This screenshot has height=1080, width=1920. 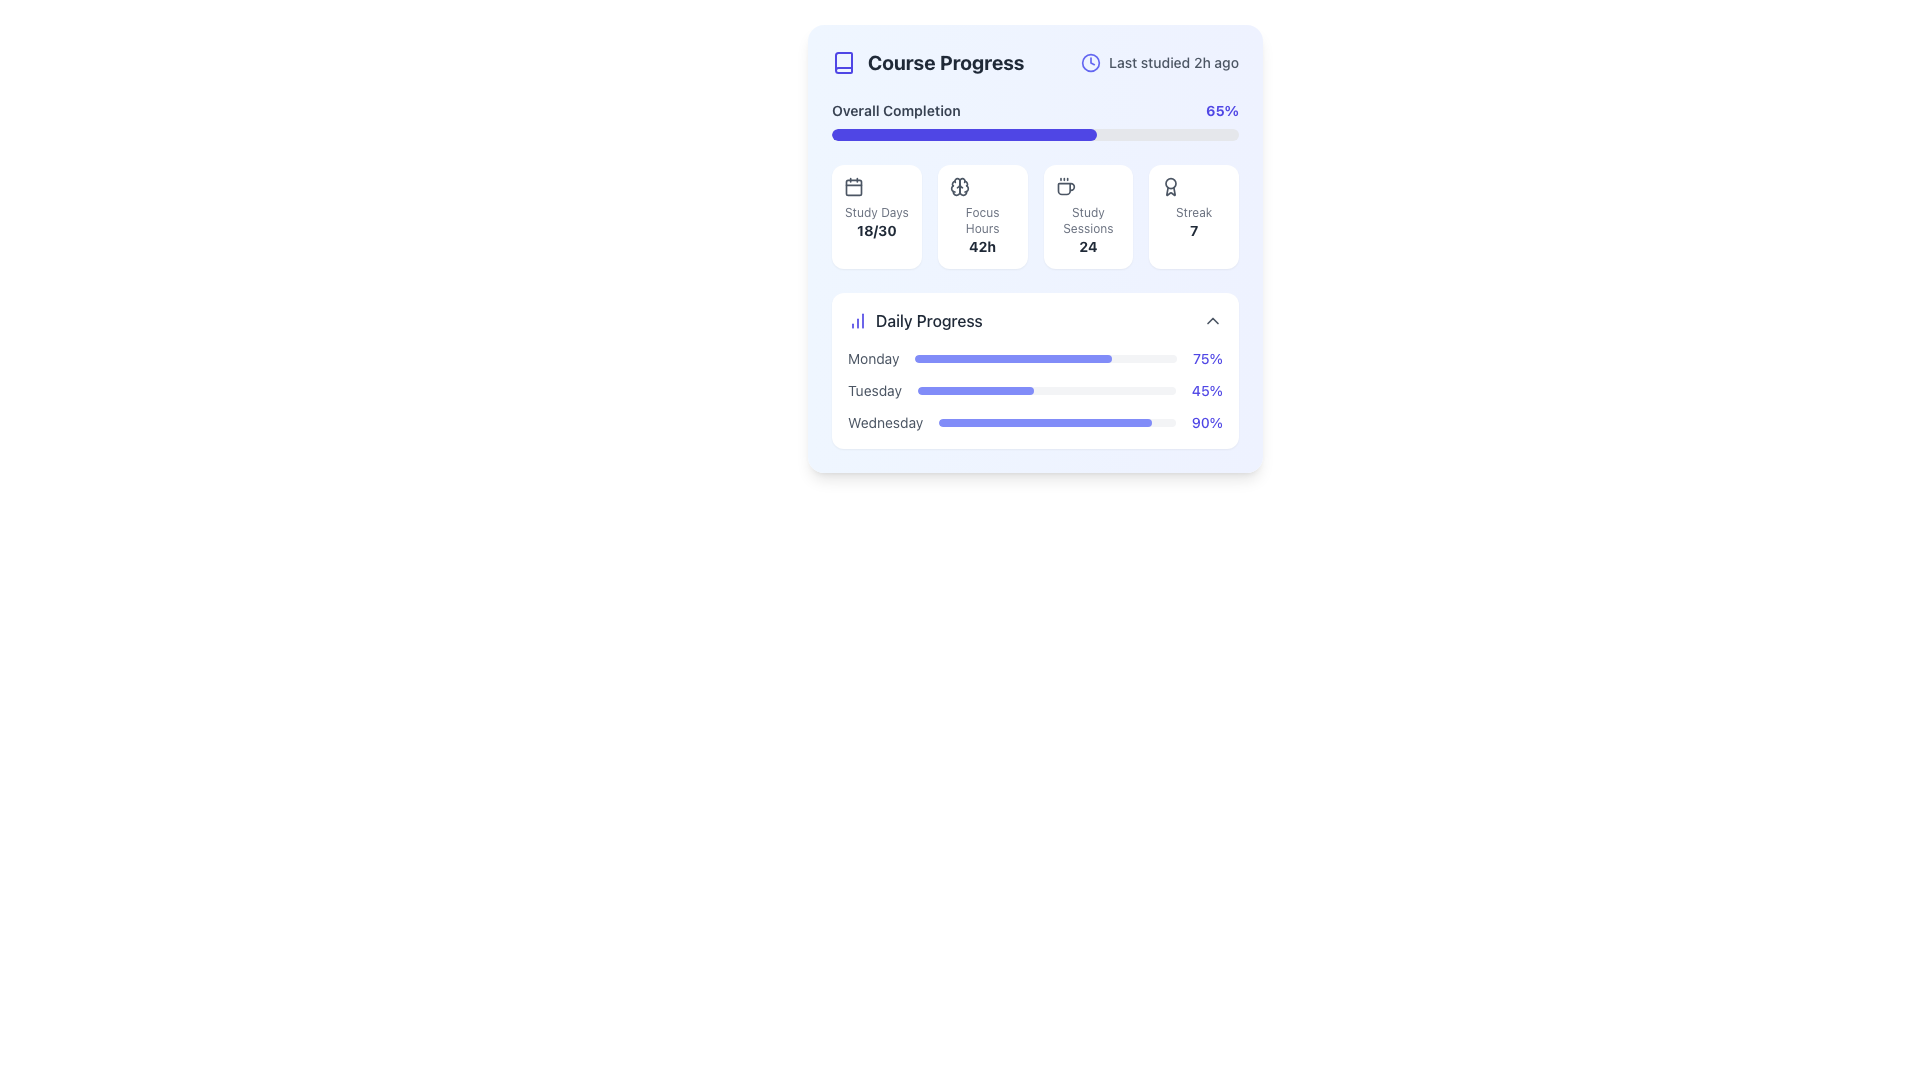 What do you see at coordinates (1160, 61) in the screenshot?
I see `the text element displaying 'Last studied 2h ago' with a clock icon in the top right corner of the 'Course Progress' section` at bounding box center [1160, 61].